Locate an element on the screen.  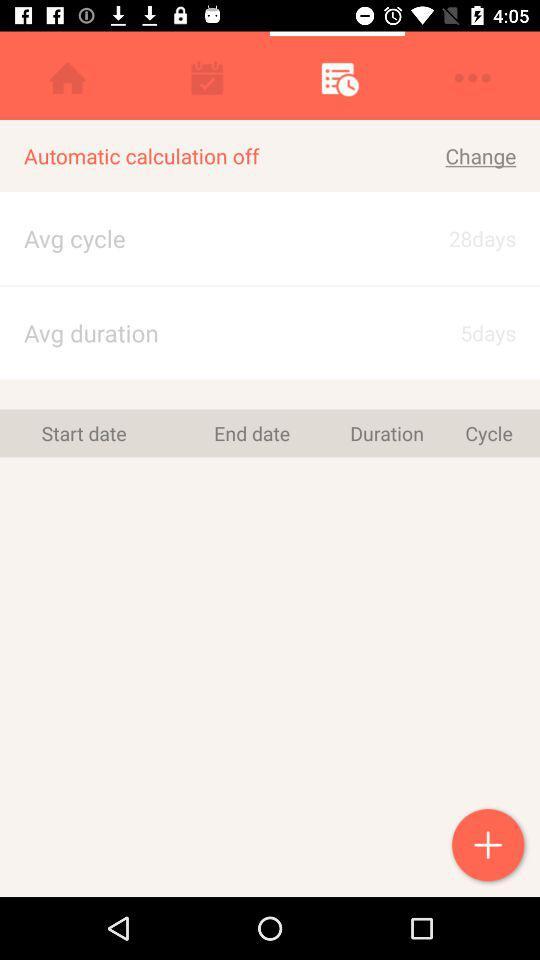
the 28days icon is located at coordinates (463, 238).